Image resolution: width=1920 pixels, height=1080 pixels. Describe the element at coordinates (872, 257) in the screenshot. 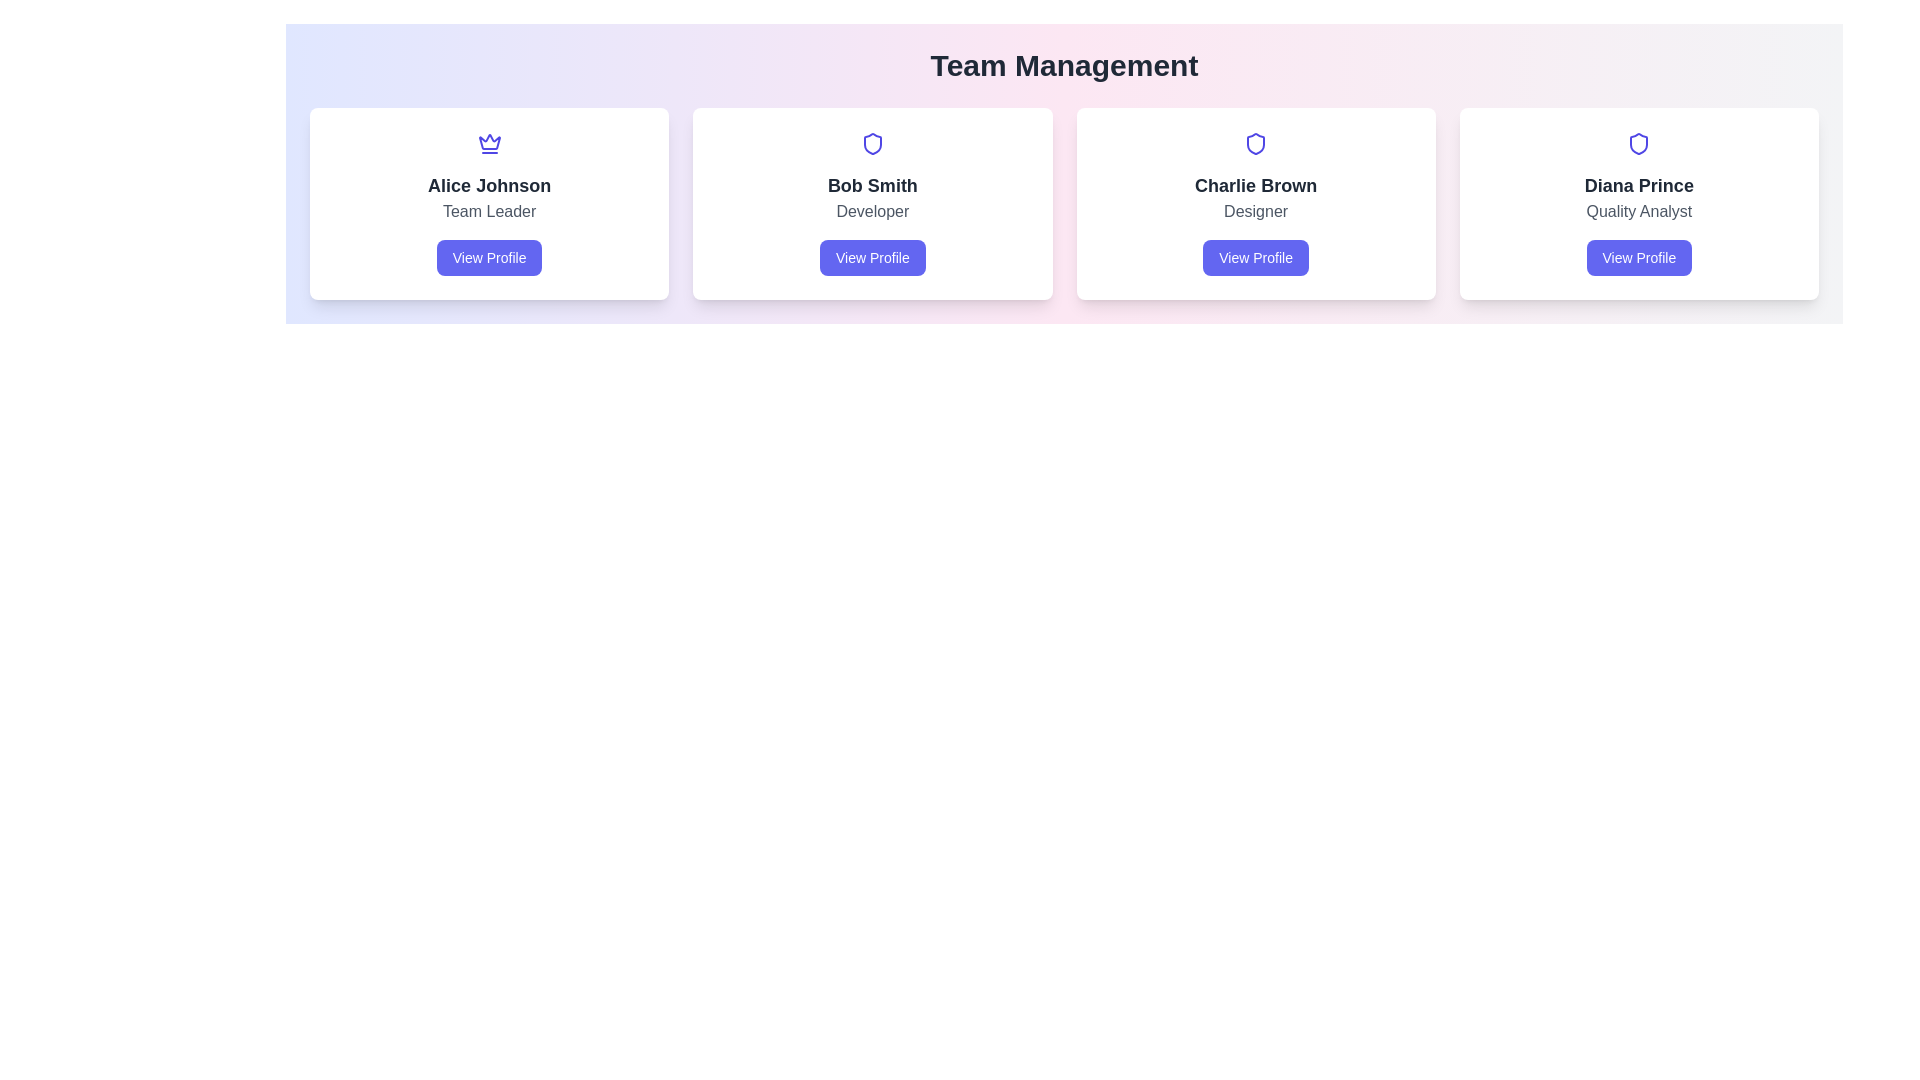

I see `the button that navigates to the profile page of 'Bob Smith', the 'Developer', located in the second card of a row of four cards, positioned centrally beneath the text 'Developer'` at that location.